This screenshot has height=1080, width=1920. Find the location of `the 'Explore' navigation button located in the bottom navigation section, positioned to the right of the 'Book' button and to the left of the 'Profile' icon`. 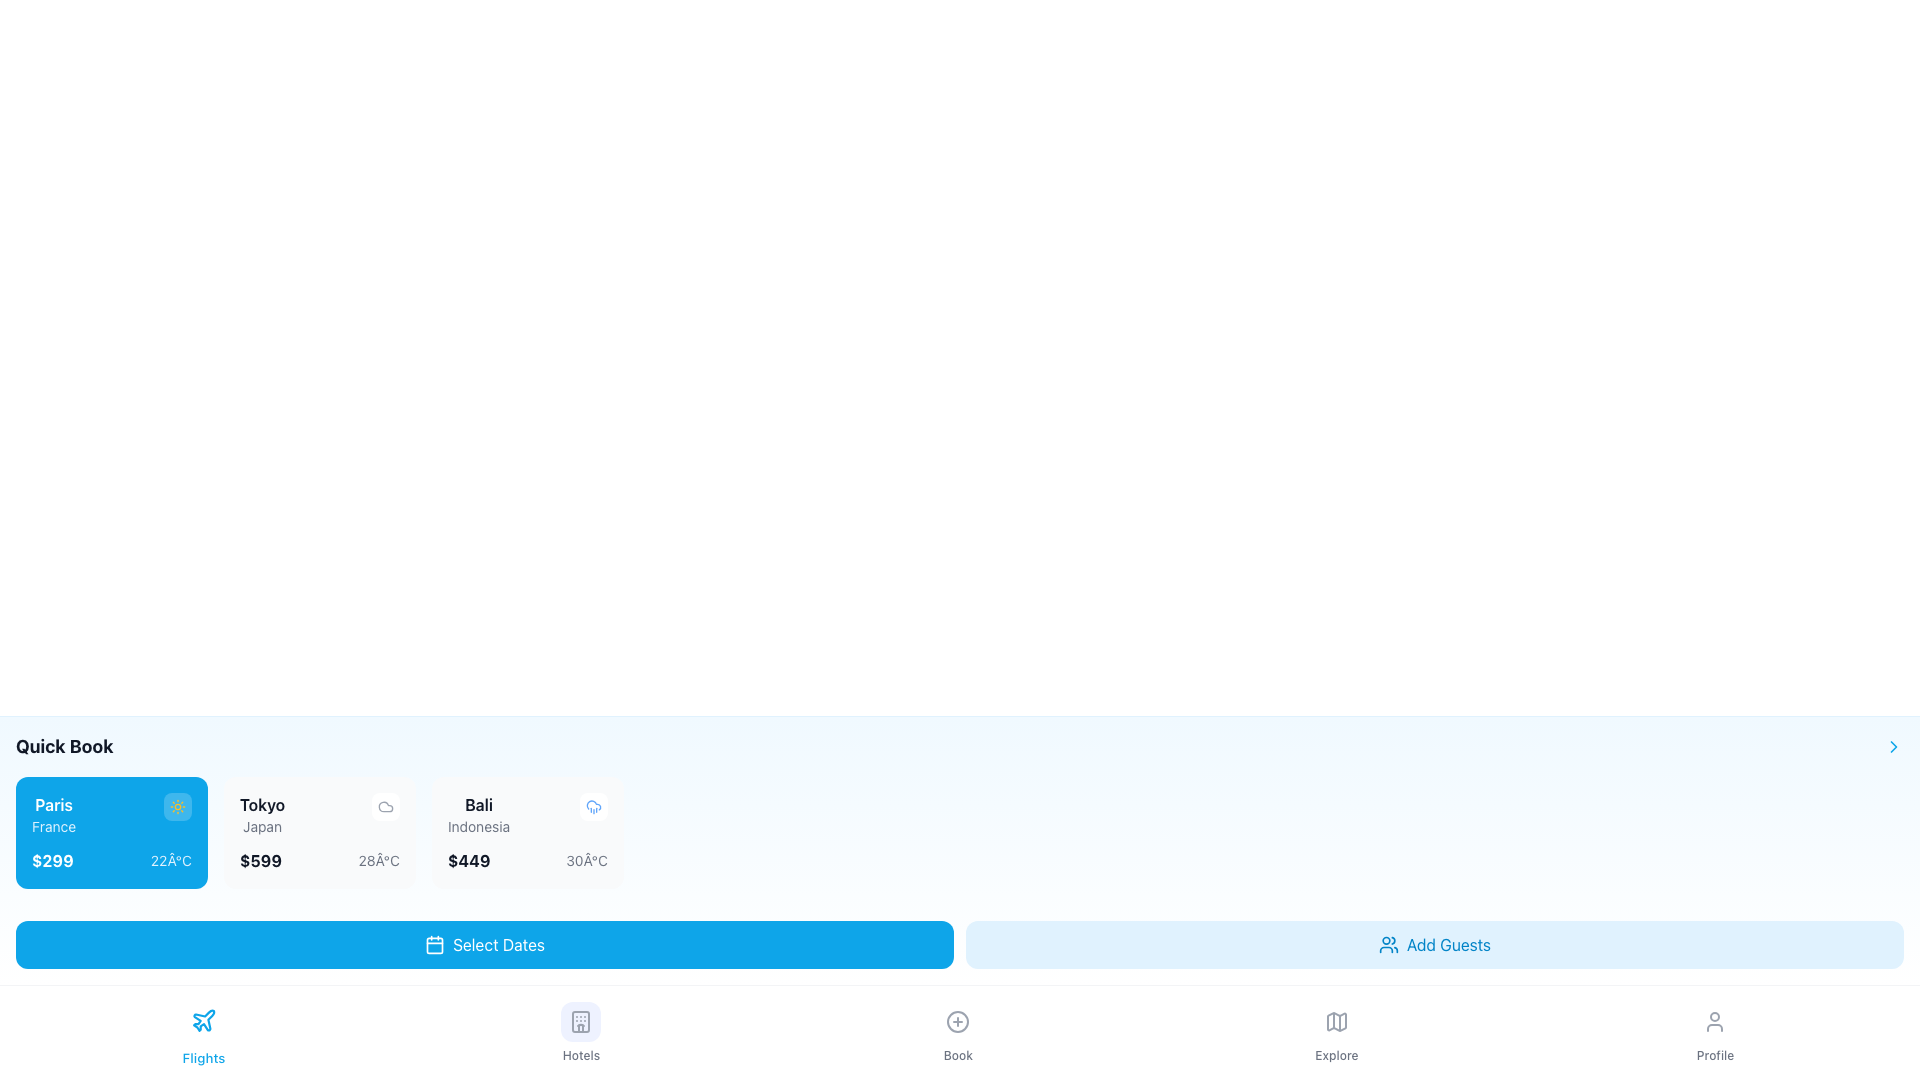

the 'Explore' navigation button located in the bottom navigation section, positioned to the right of the 'Book' button and to the left of the 'Profile' icon is located at coordinates (1336, 1033).